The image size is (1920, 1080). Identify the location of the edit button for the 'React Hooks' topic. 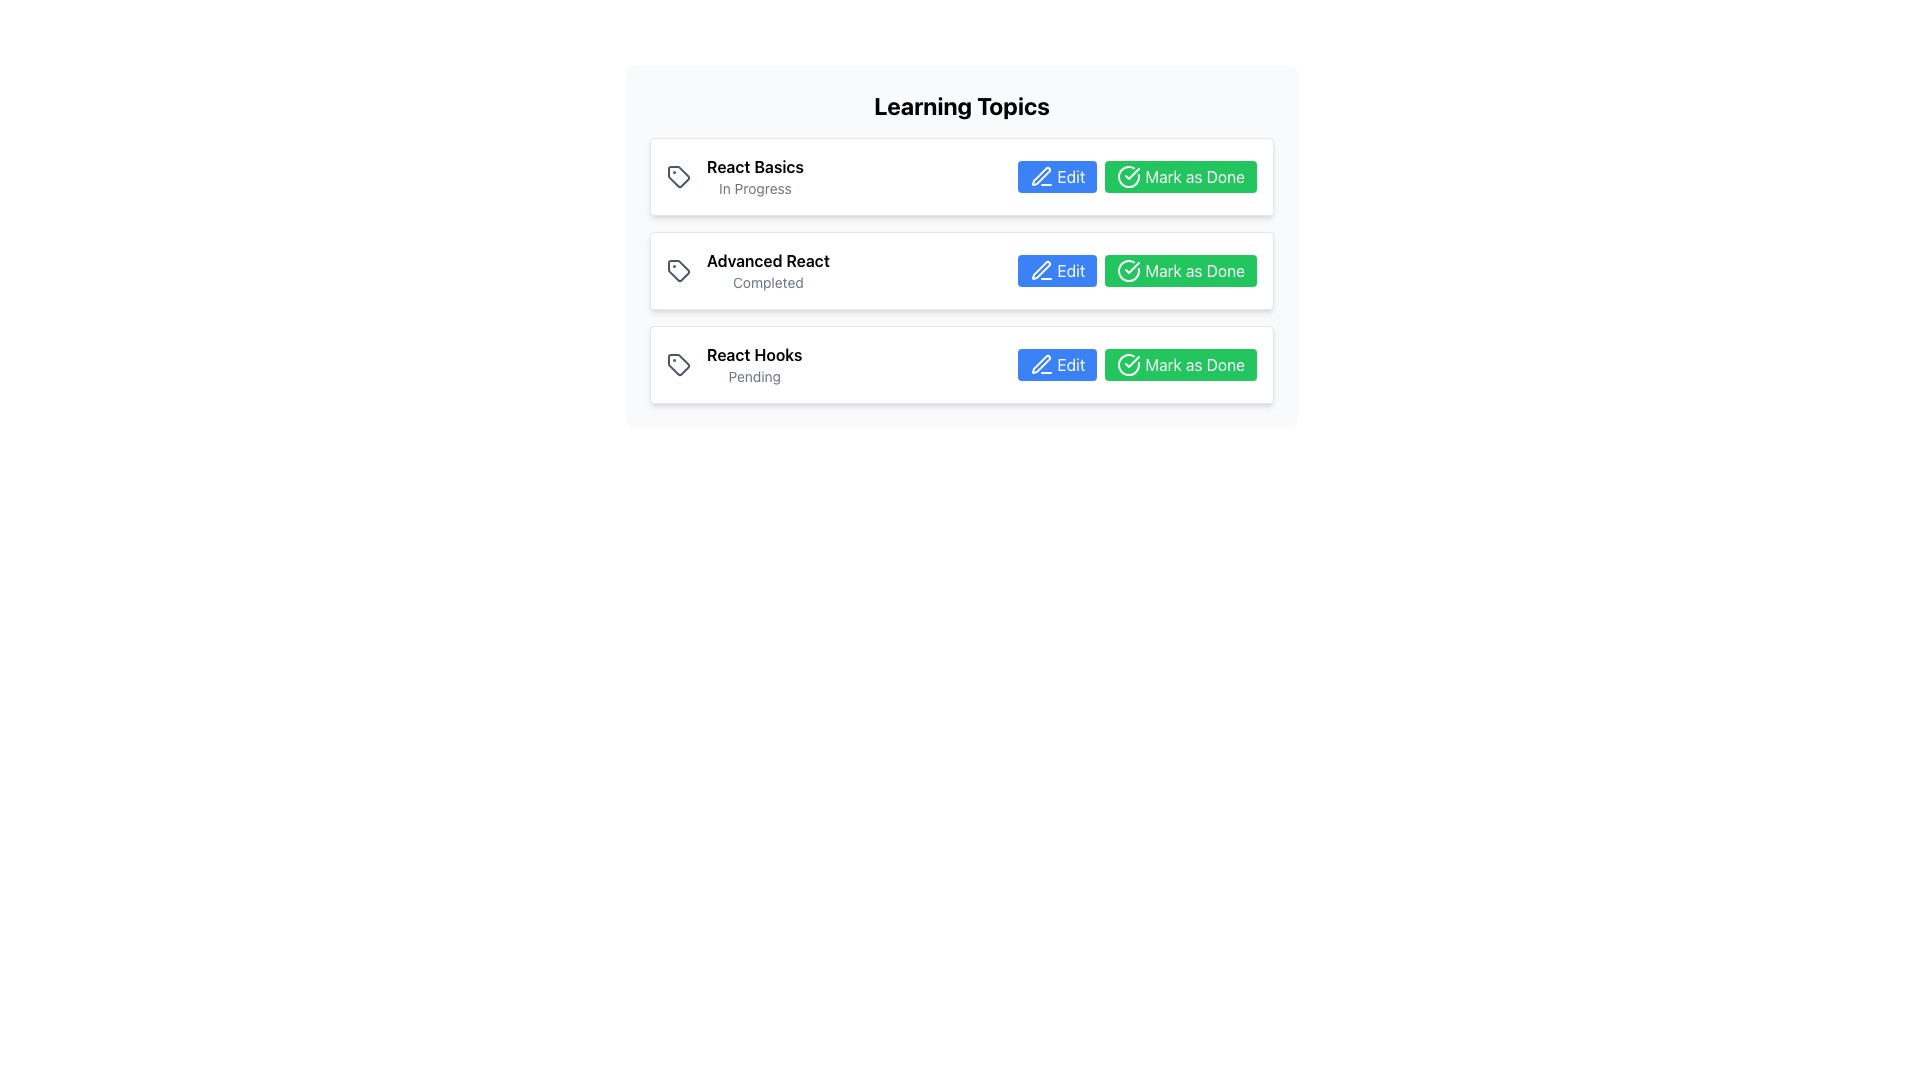
(1056, 365).